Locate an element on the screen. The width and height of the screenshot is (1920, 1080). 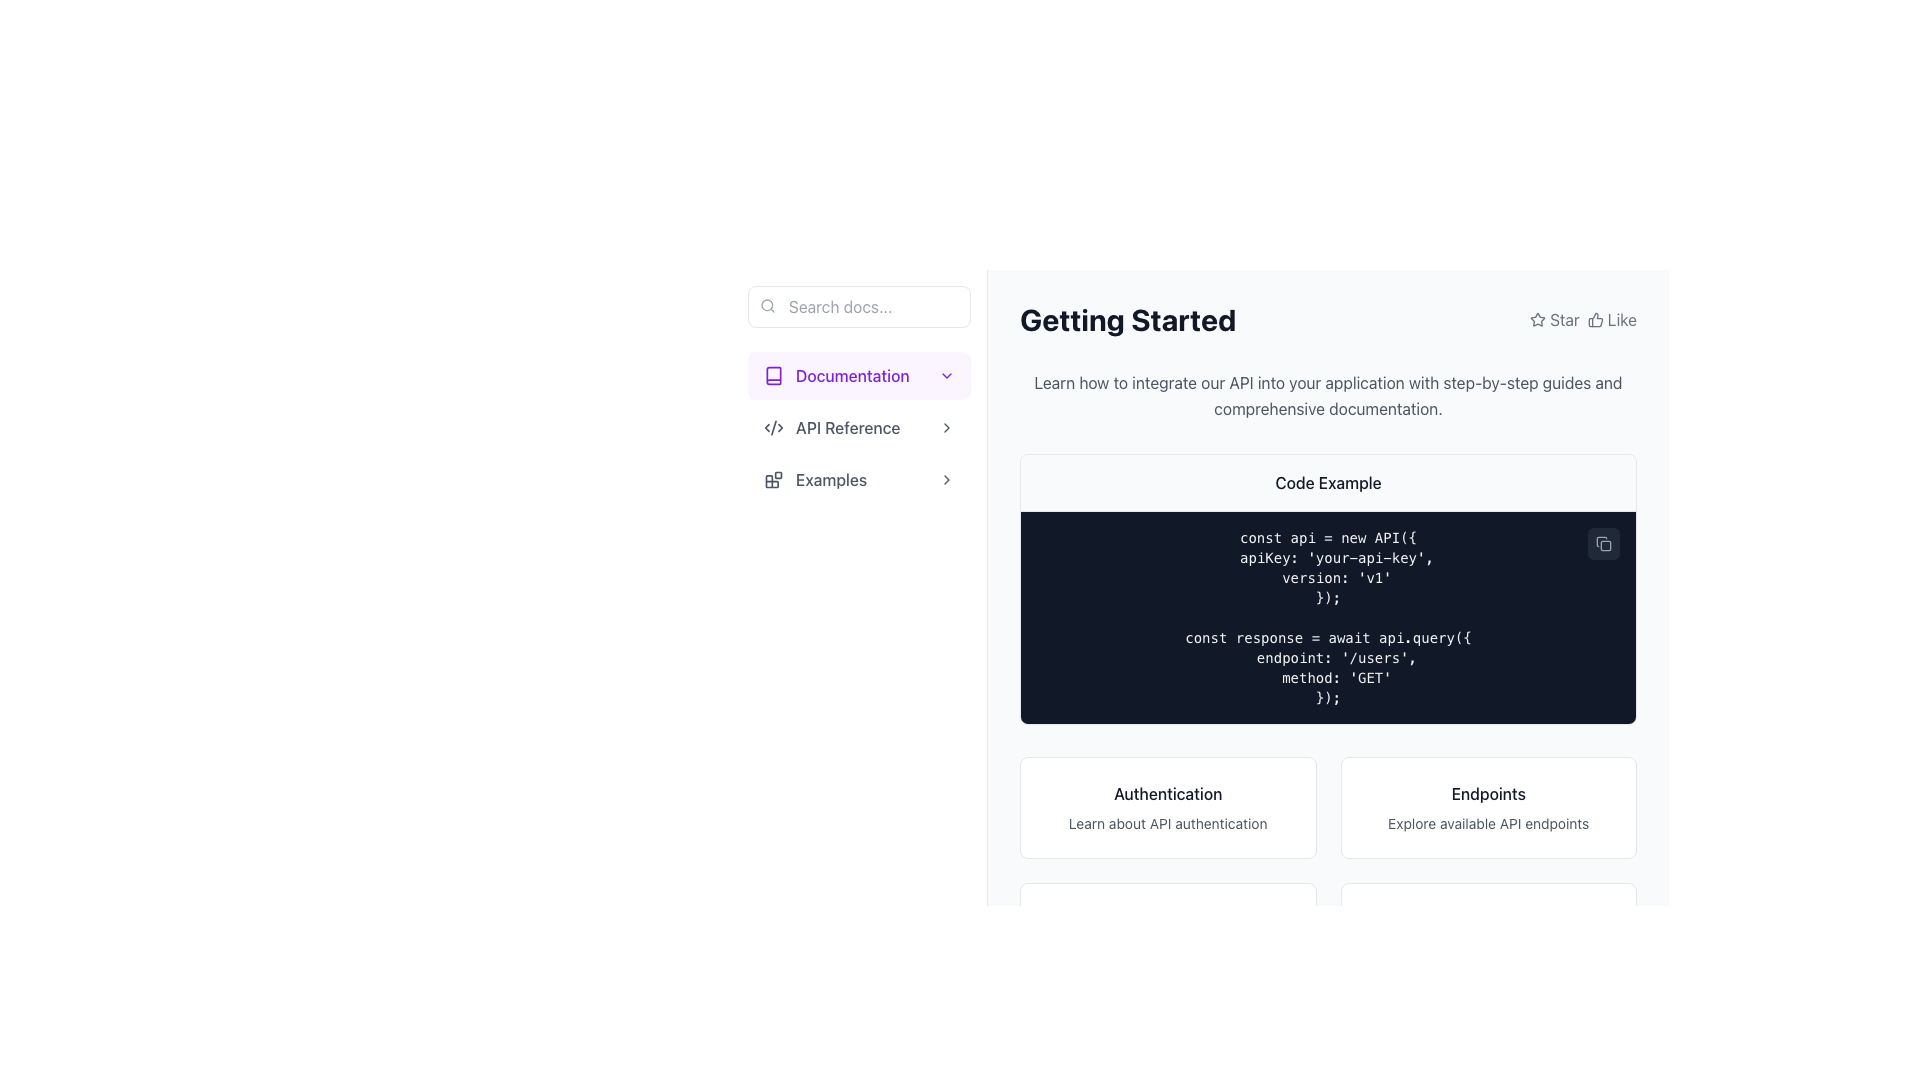
the 'API Reference' button located in the sidebar menu is located at coordinates (859, 427).